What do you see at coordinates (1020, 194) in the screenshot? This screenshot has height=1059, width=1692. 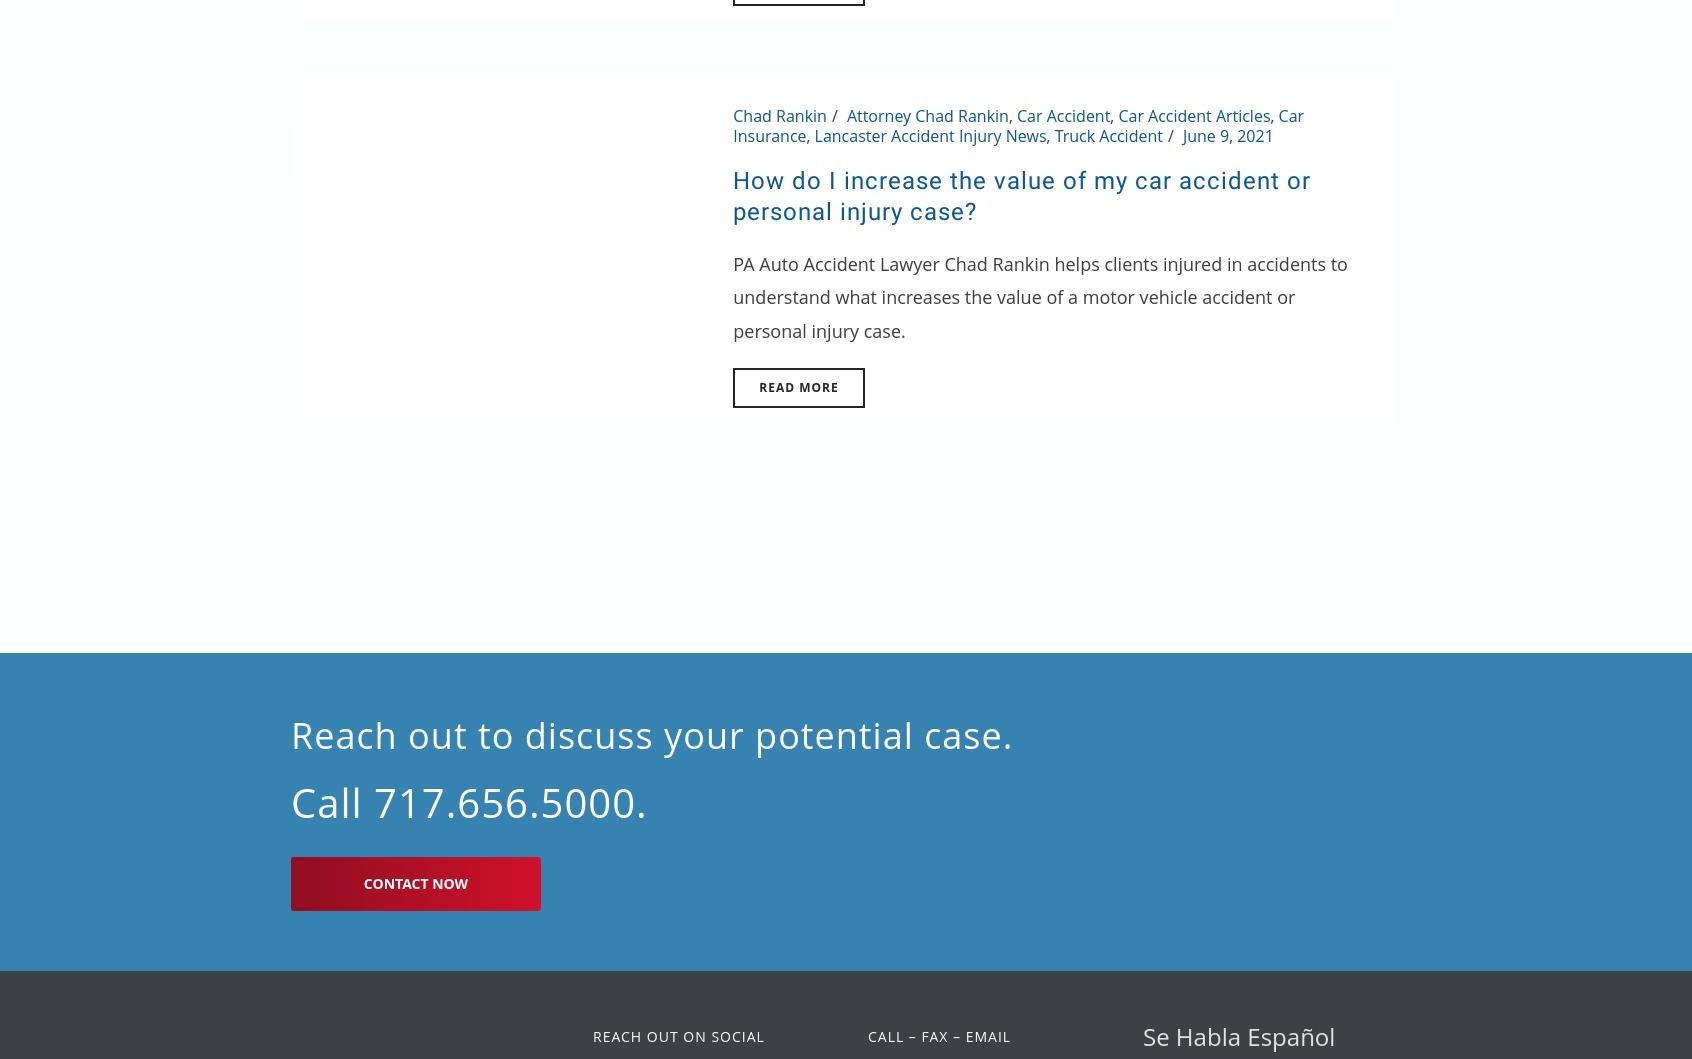 I see `'How do I increase the value of my car accident or personal injury case?'` at bounding box center [1020, 194].